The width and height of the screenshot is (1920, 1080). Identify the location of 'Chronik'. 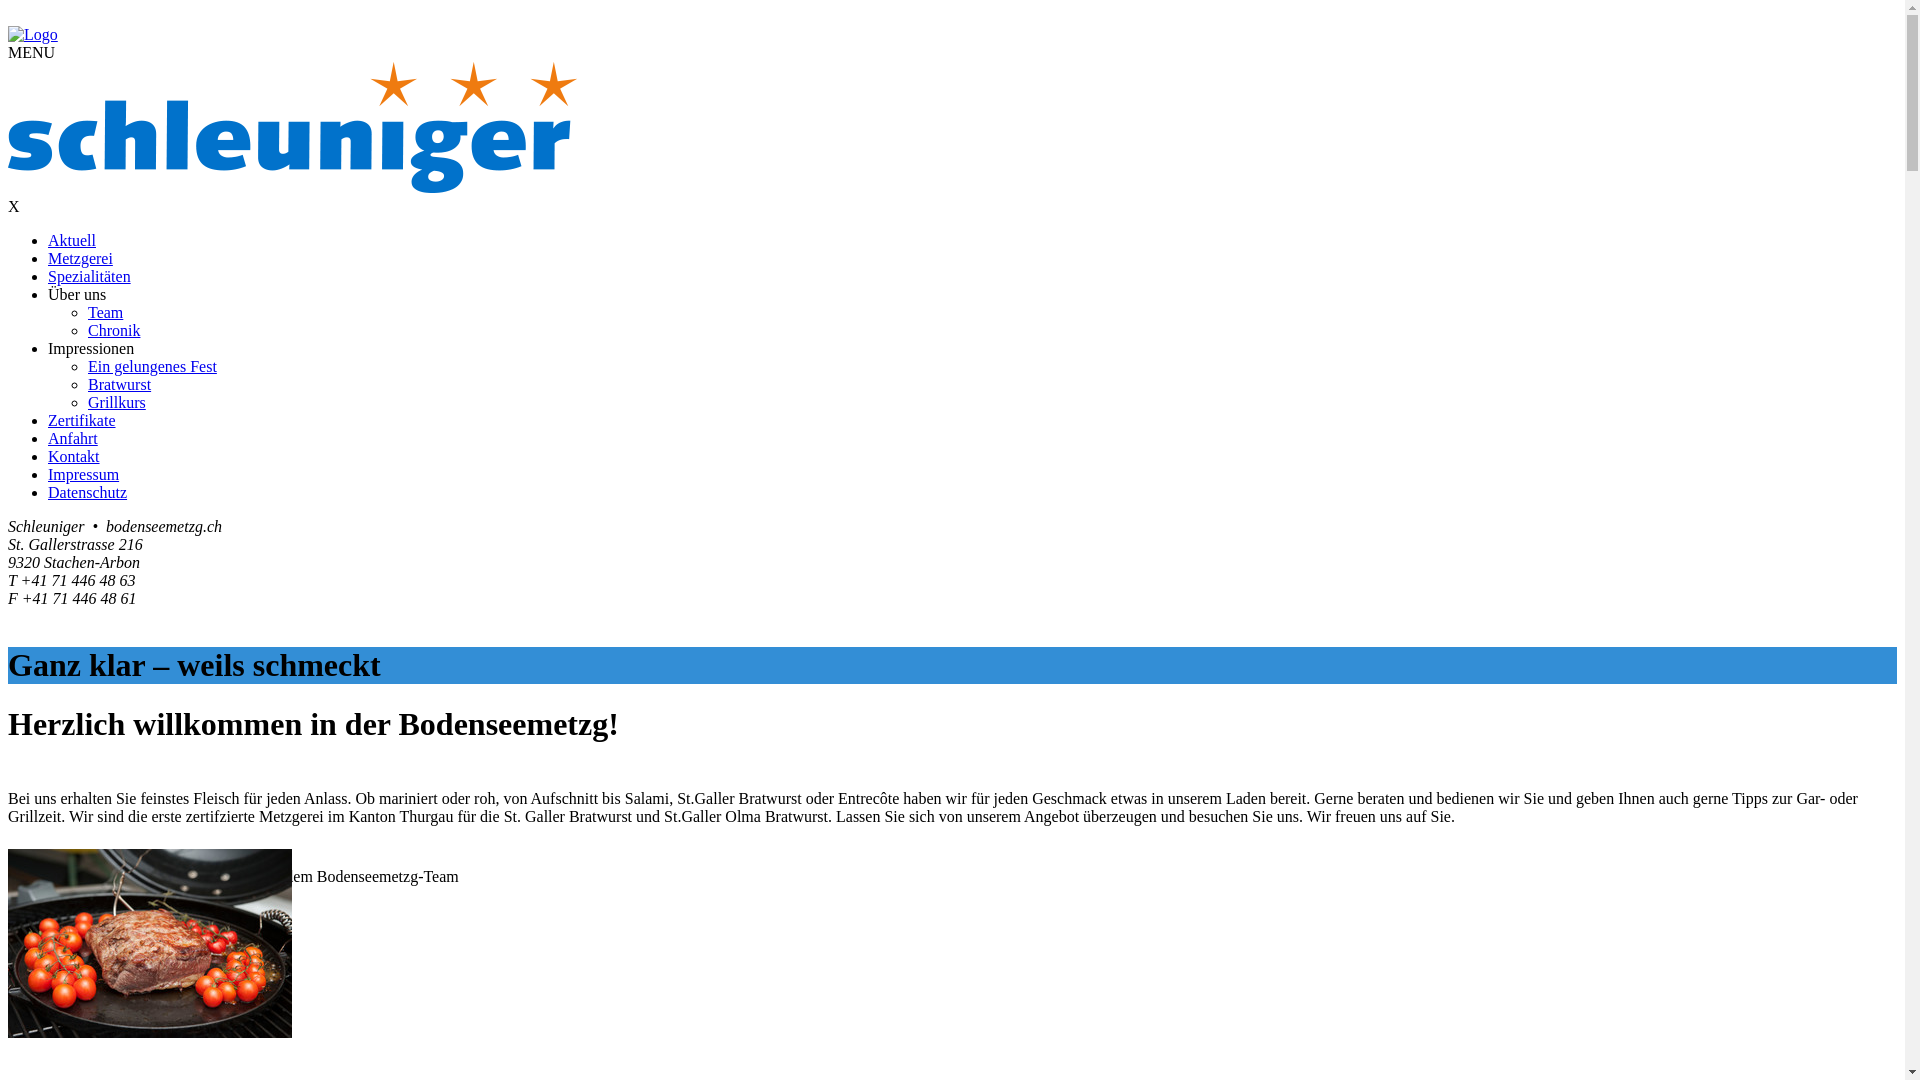
(113, 329).